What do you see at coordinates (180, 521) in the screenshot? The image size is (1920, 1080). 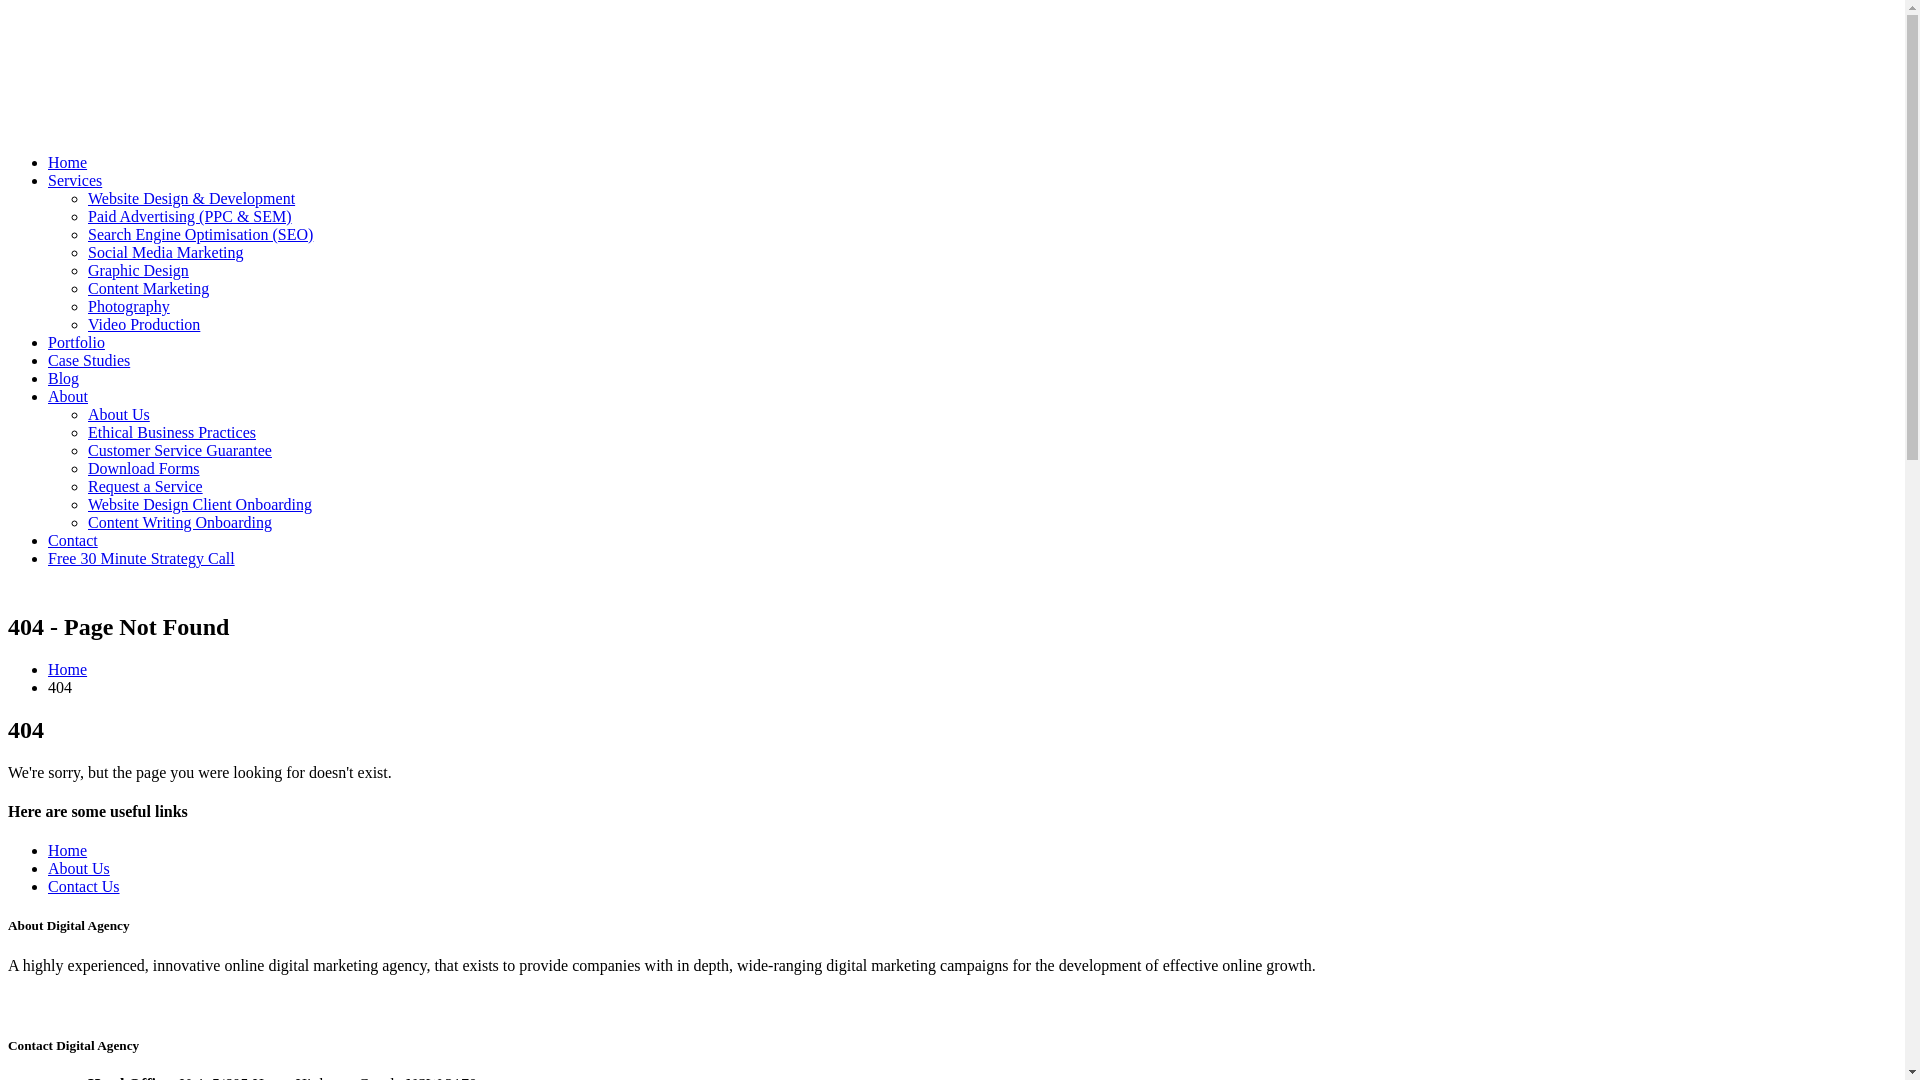 I see `'Content Writing Onboarding'` at bounding box center [180, 521].